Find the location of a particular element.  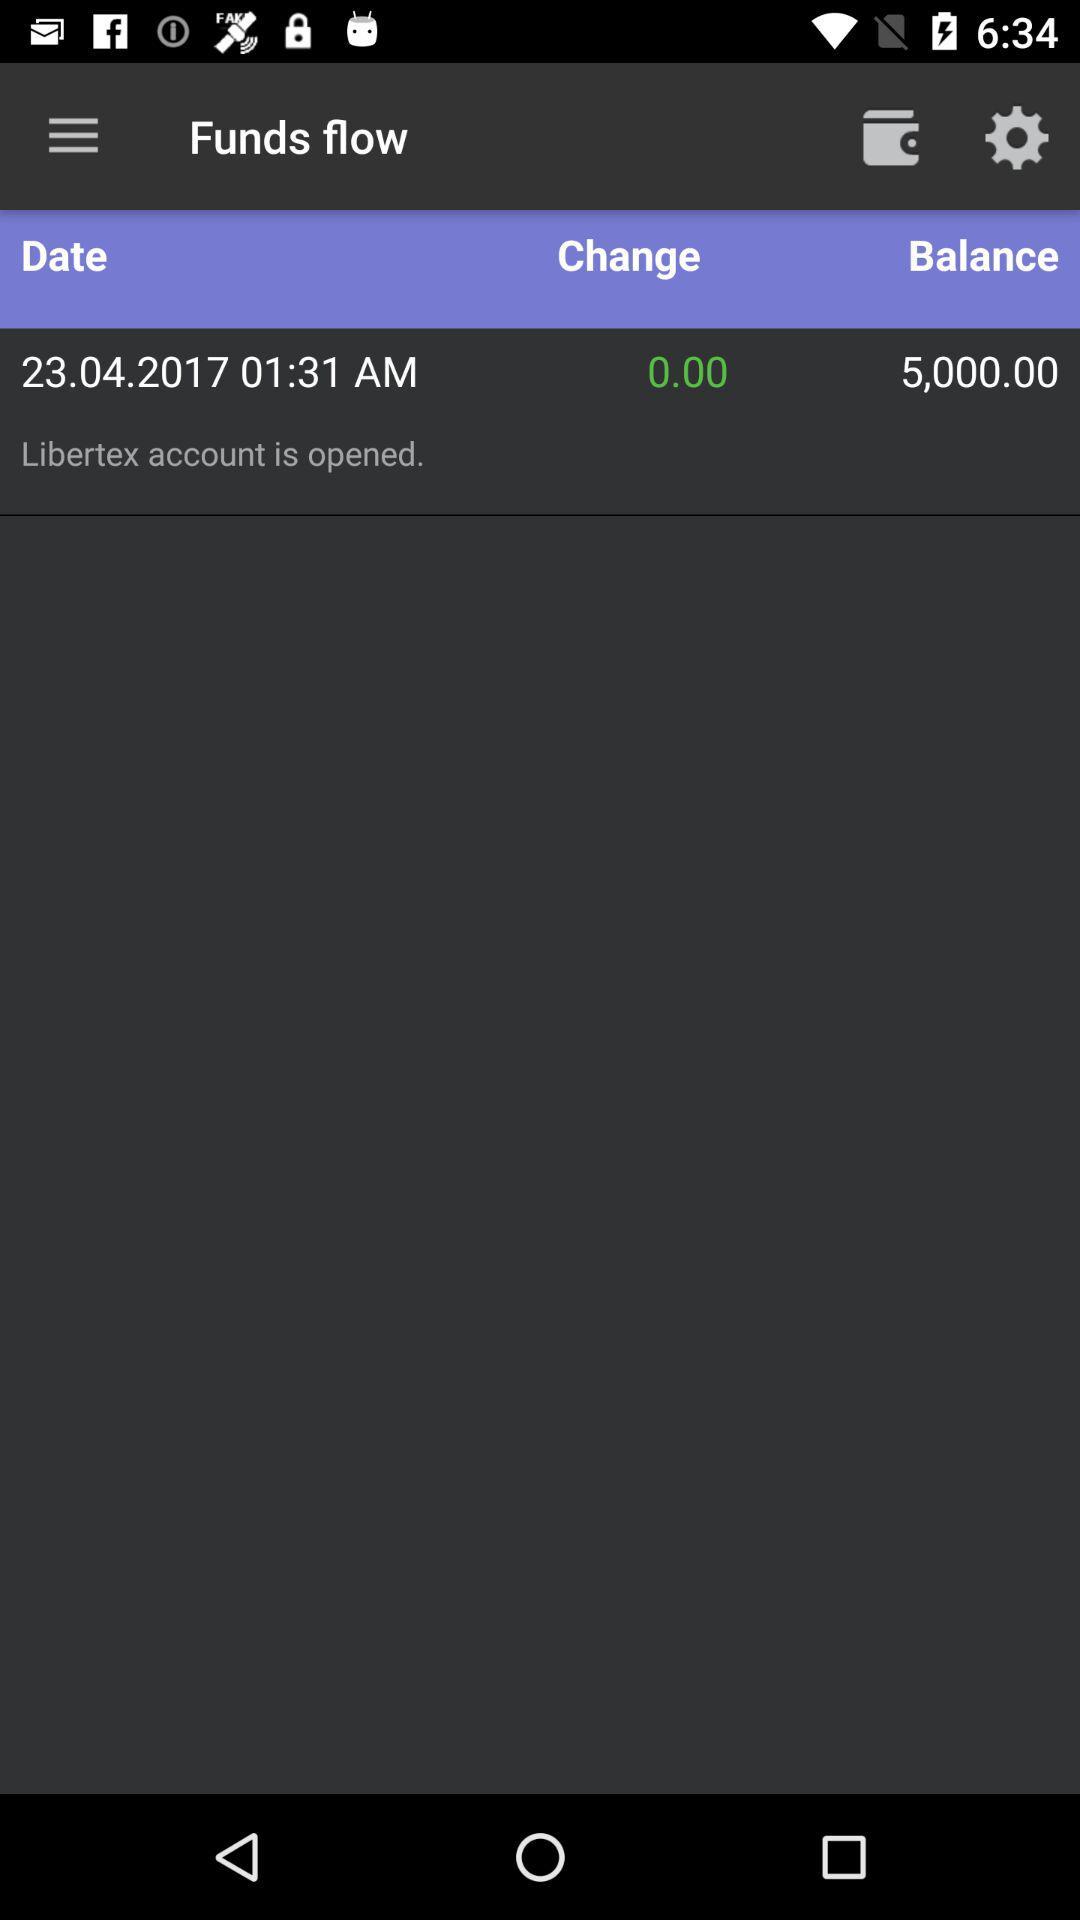

delete option is located at coordinates (890, 135).